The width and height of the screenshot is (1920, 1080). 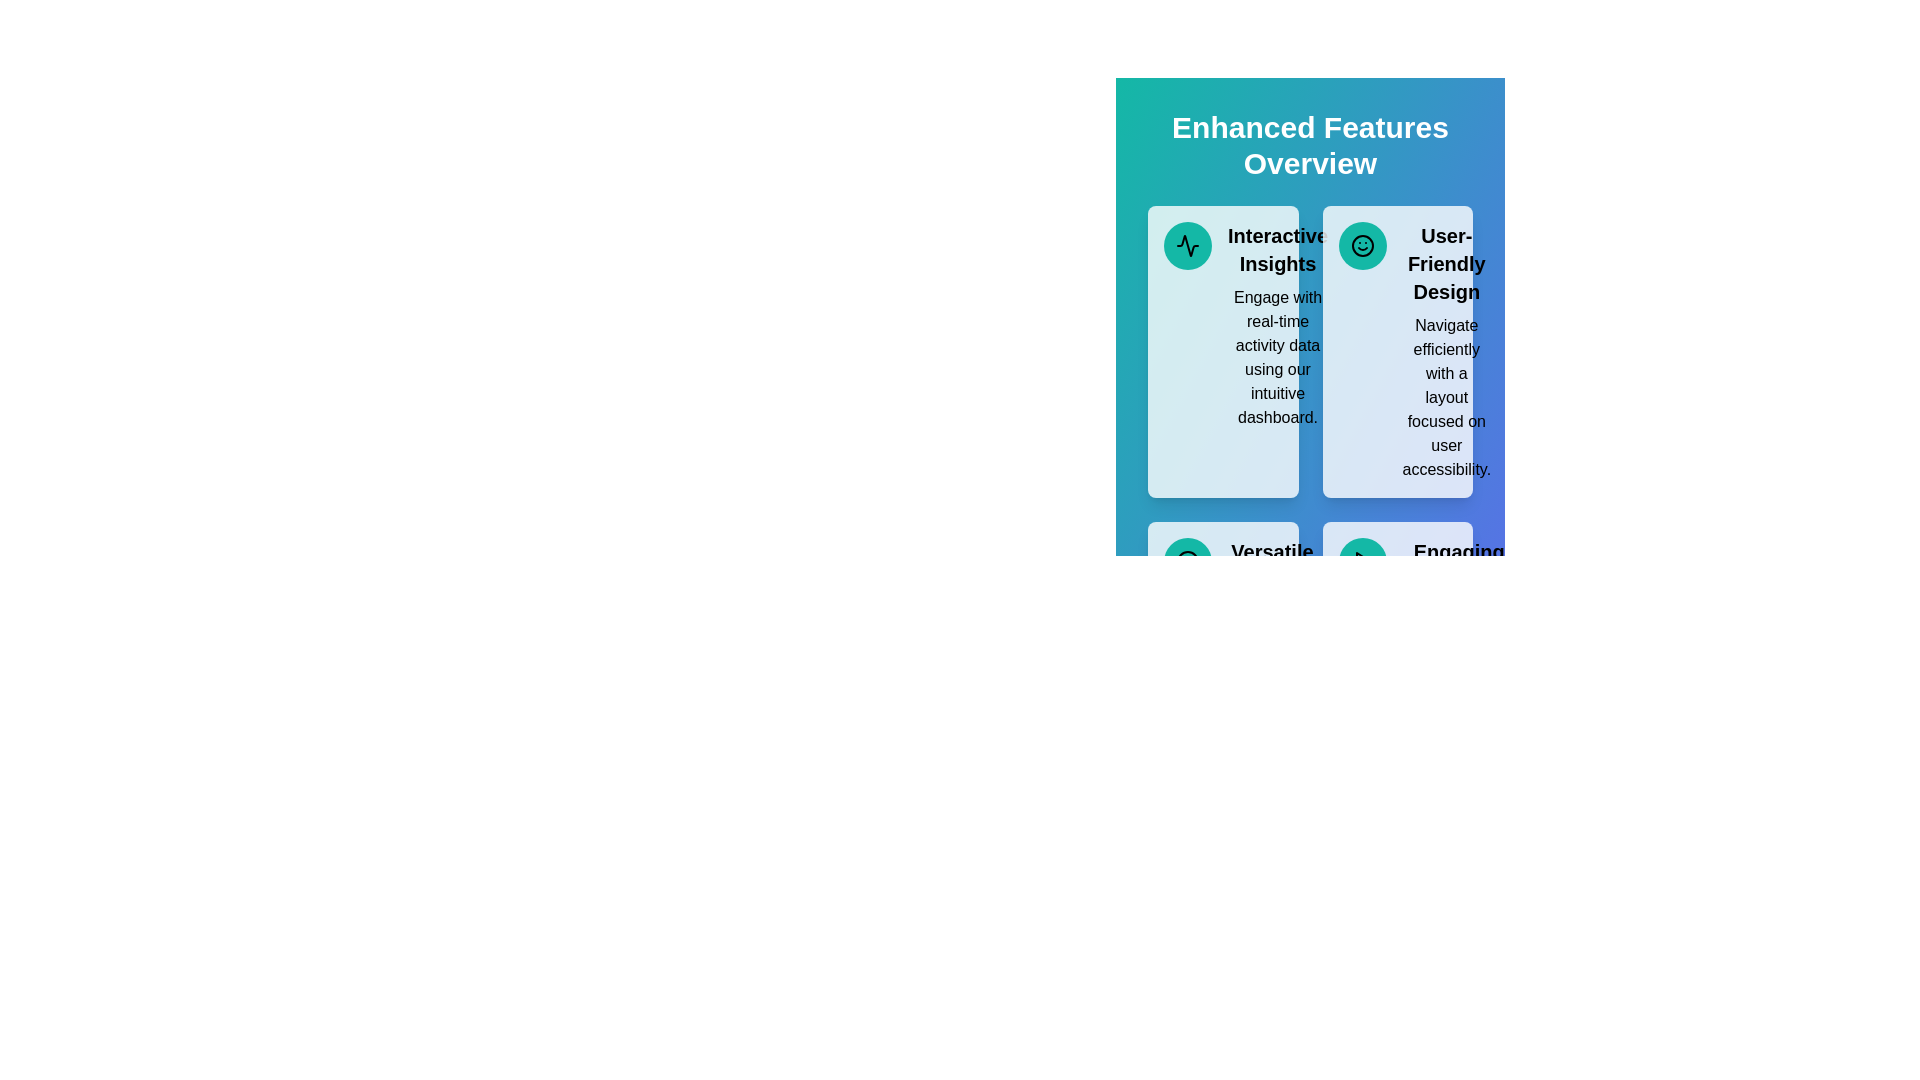 What do you see at coordinates (1276, 357) in the screenshot?
I see `text element displaying the sentence: 'Engage with real-time activity data using our intuitive dashboard.' located below the heading 'Interactive Insights'` at bounding box center [1276, 357].